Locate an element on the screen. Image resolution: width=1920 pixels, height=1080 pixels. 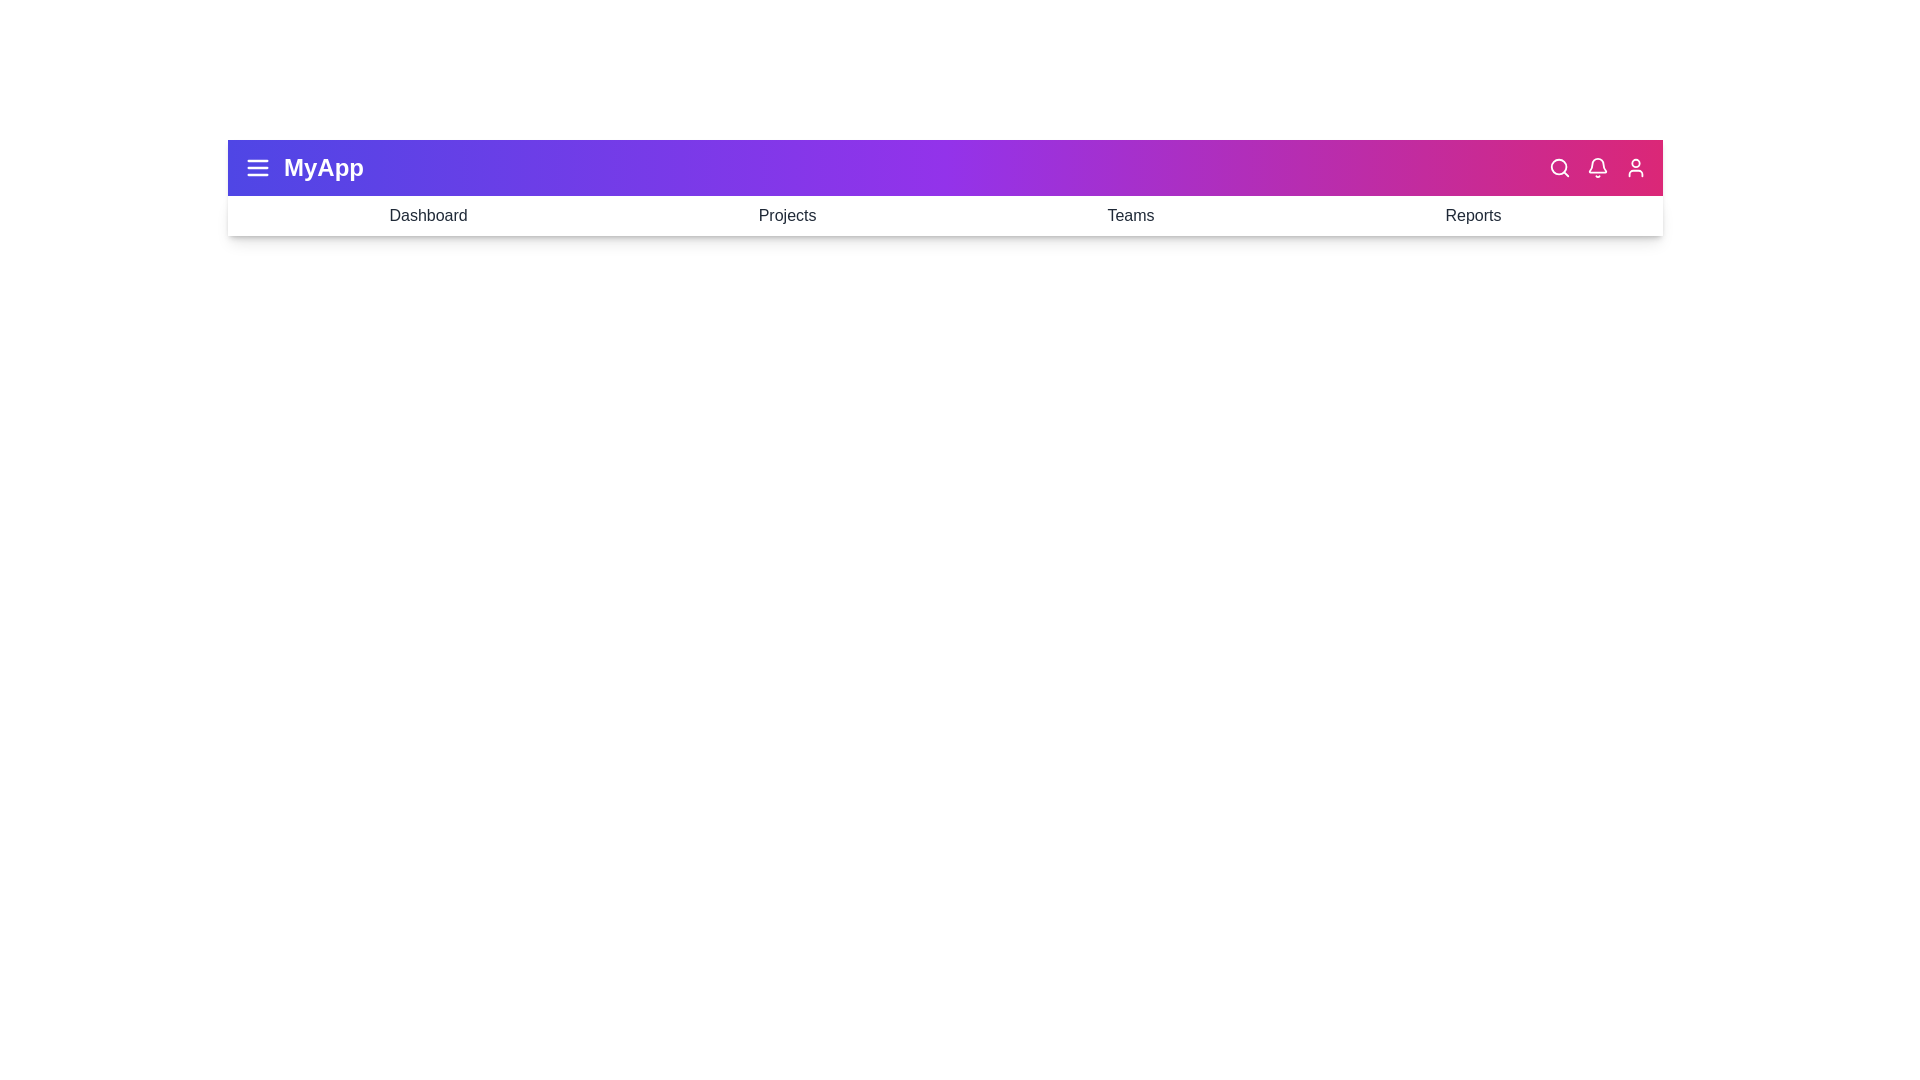
the navigation menu item Projects is located at coordinates (786, 216).